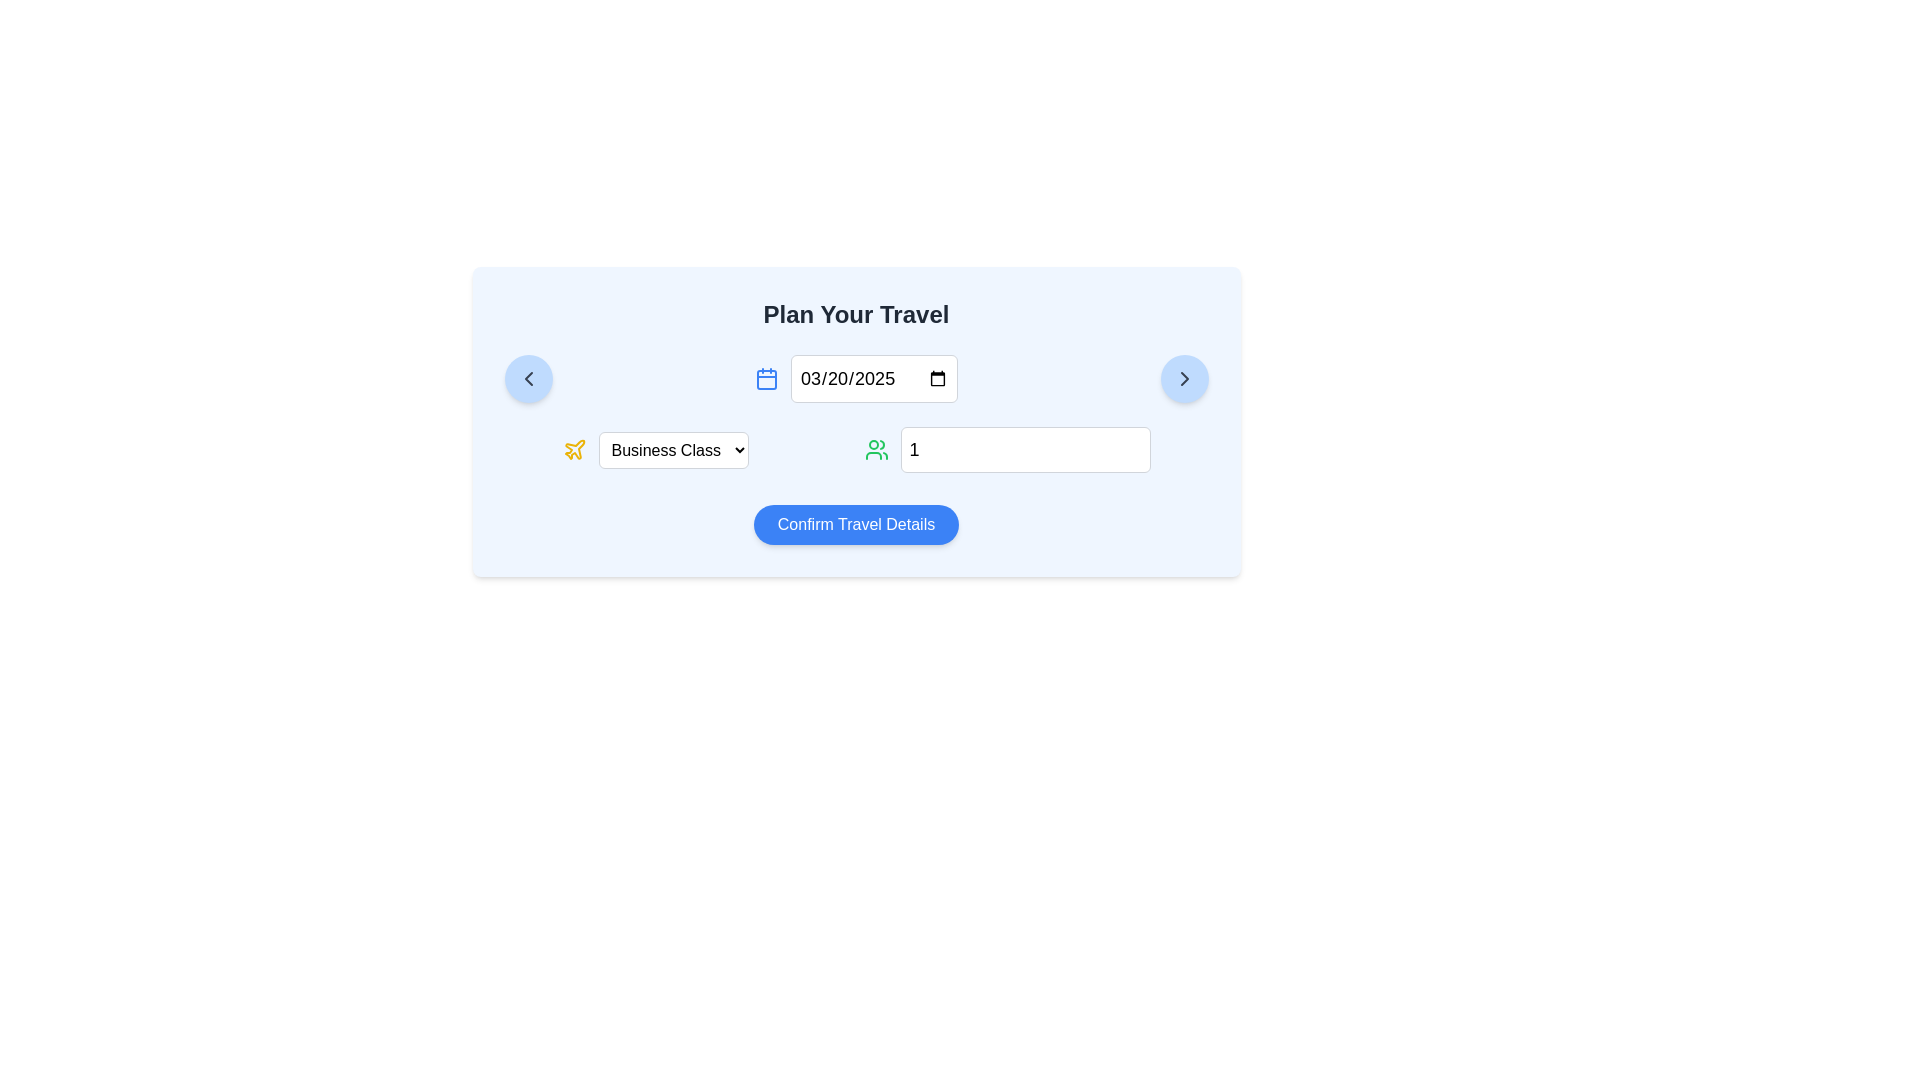 This screenshot has width=1920, height=1080. I want to click on an option from the dropdown menu labeled 'Business Class' which is styled with a white background and light gray border, located in the 'Plan Your Travel' section, so click(673, 450).